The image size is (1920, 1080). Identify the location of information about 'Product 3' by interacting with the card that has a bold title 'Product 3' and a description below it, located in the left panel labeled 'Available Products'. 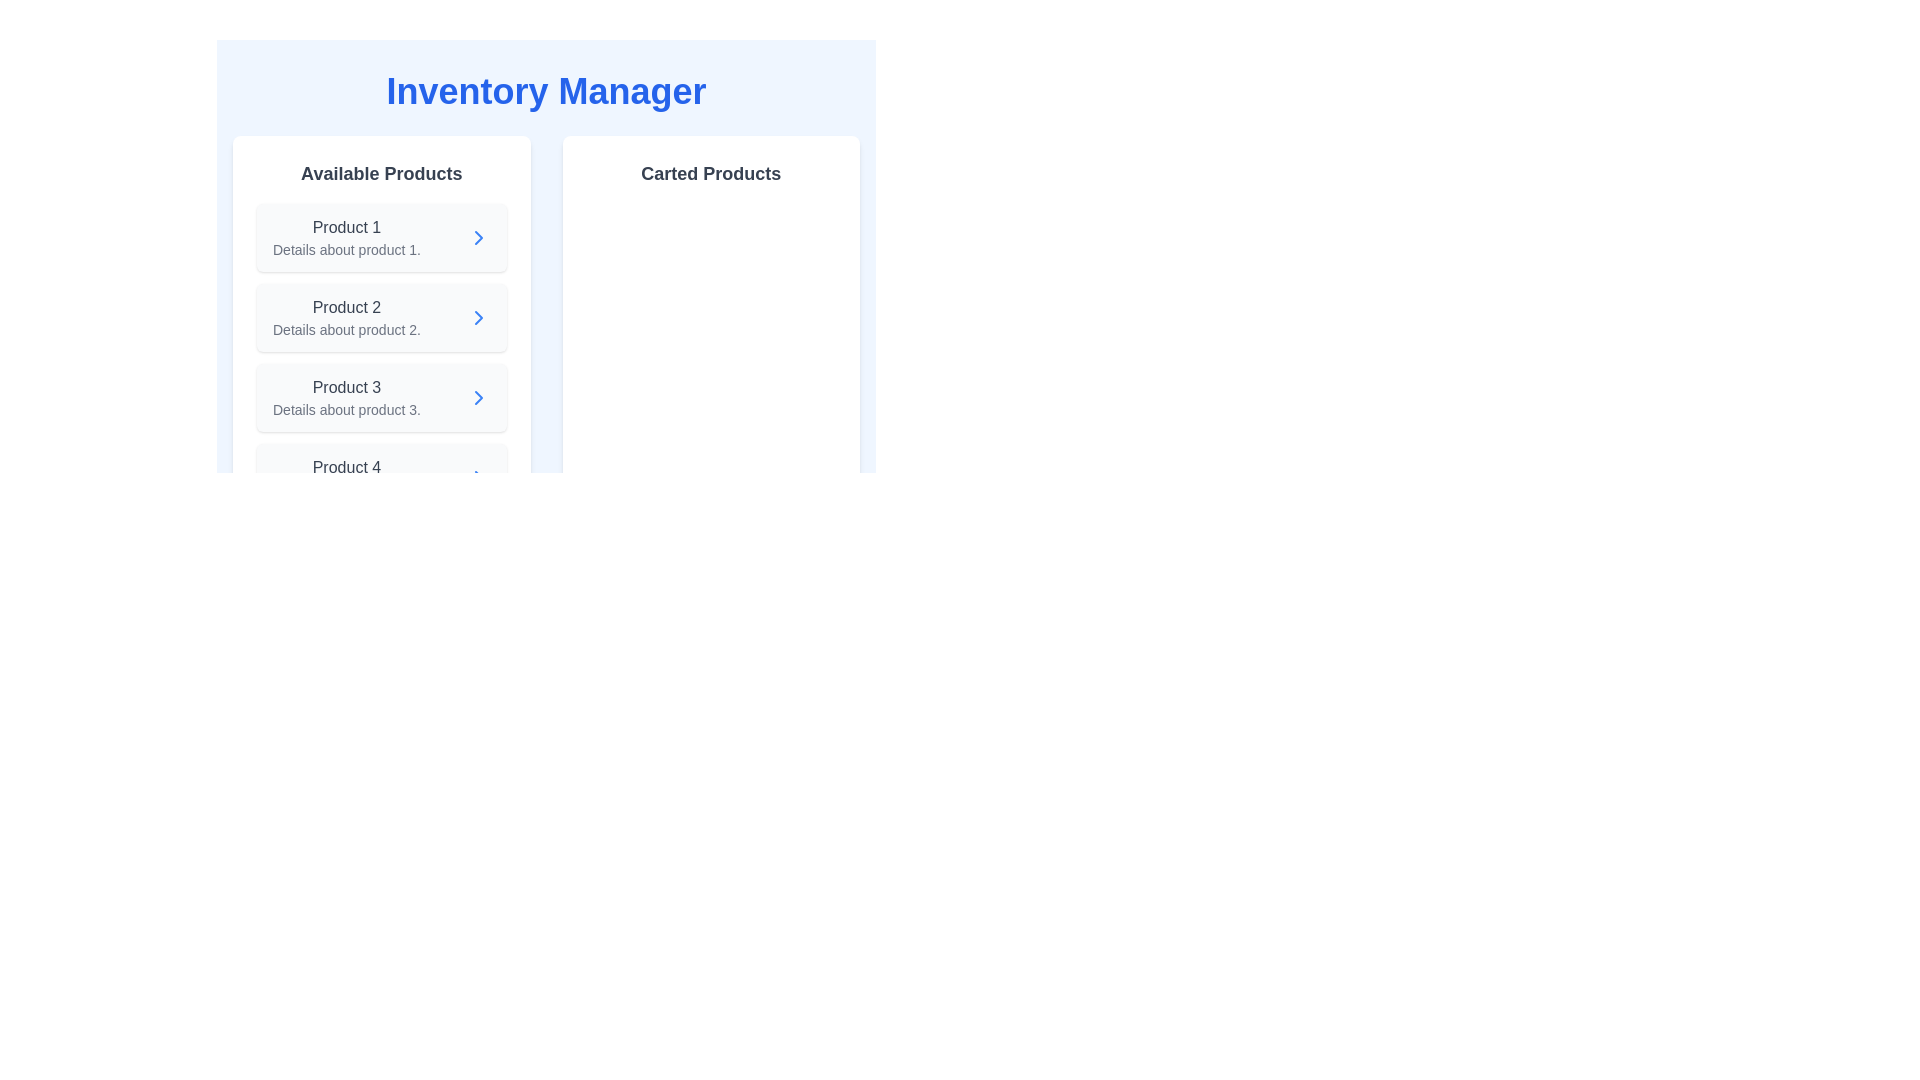
(381, 397).